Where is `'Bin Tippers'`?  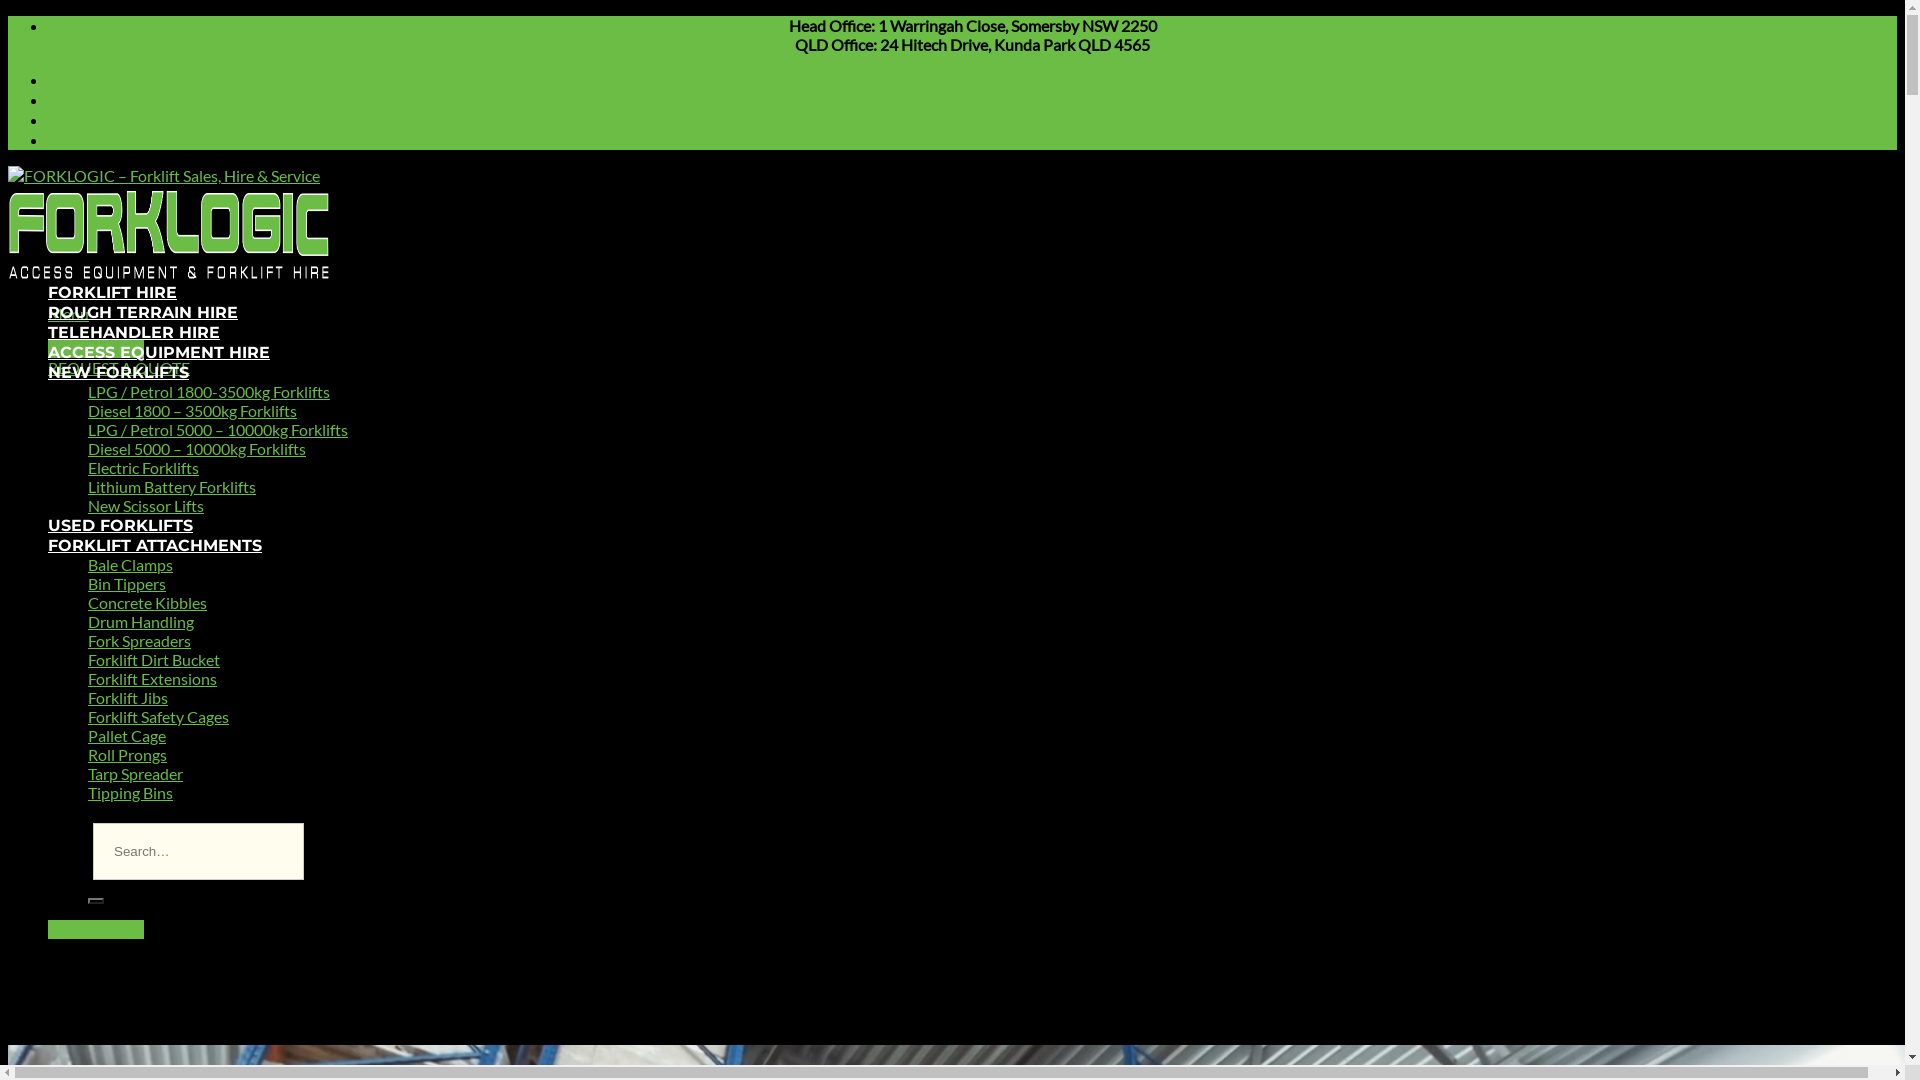 'Bin Tippers' is located at coordinates (125, 583).